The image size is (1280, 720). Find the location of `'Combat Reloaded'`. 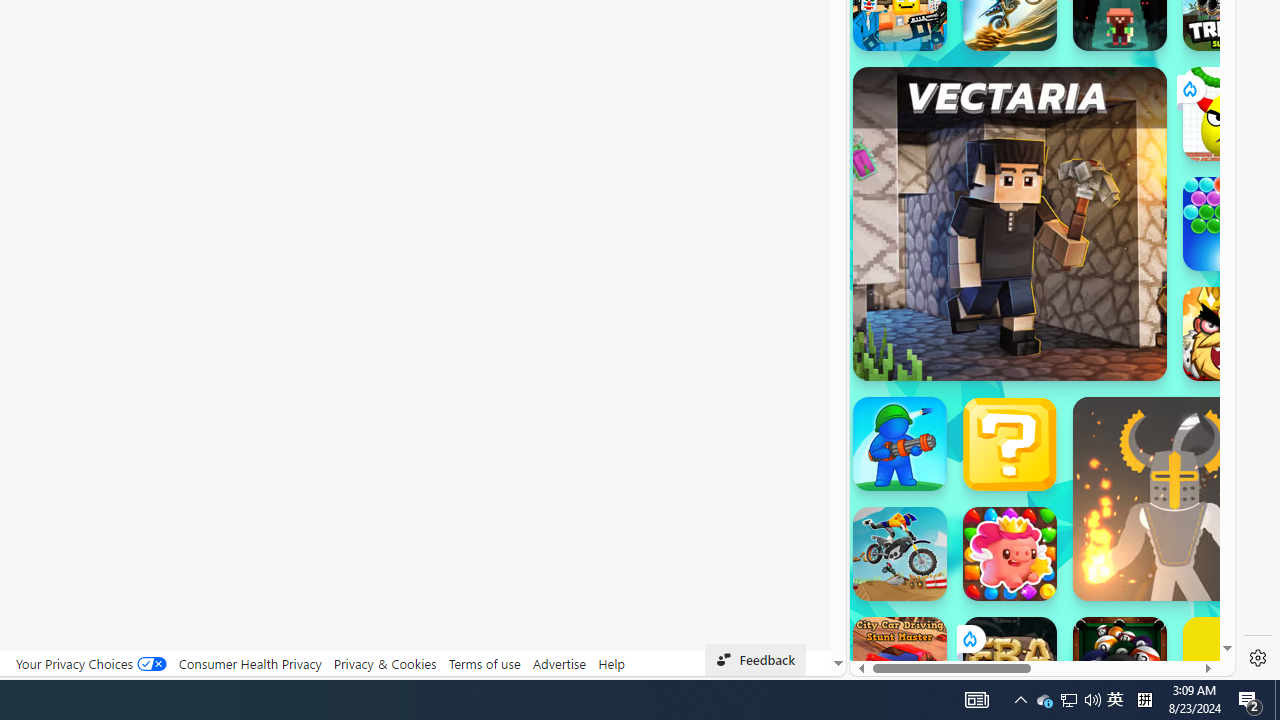

'Combat Reloaded' is located at coordinates (1090, 290).